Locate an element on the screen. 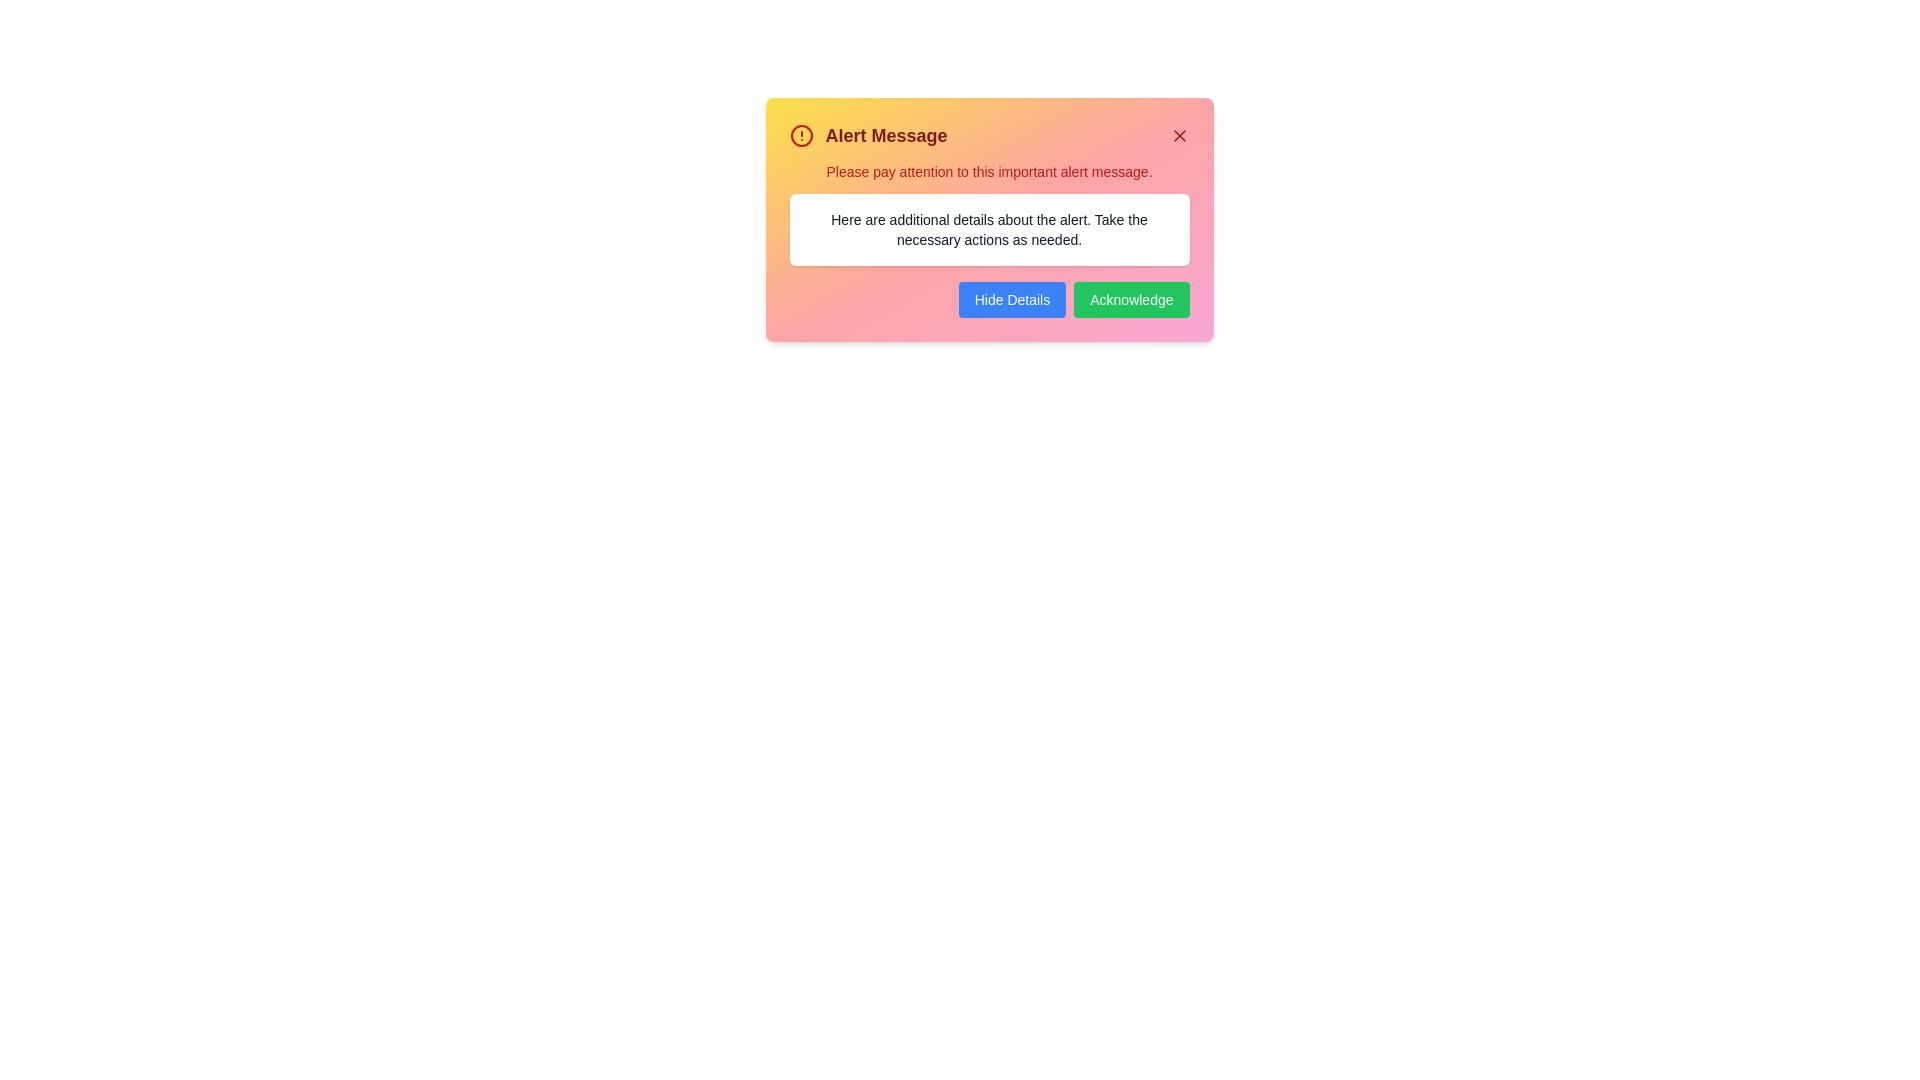 This screenshot has height=1080, width=1920. the 'Hide Details' button to toggle the visibility of additional details is located at coordinates (1012, 300).